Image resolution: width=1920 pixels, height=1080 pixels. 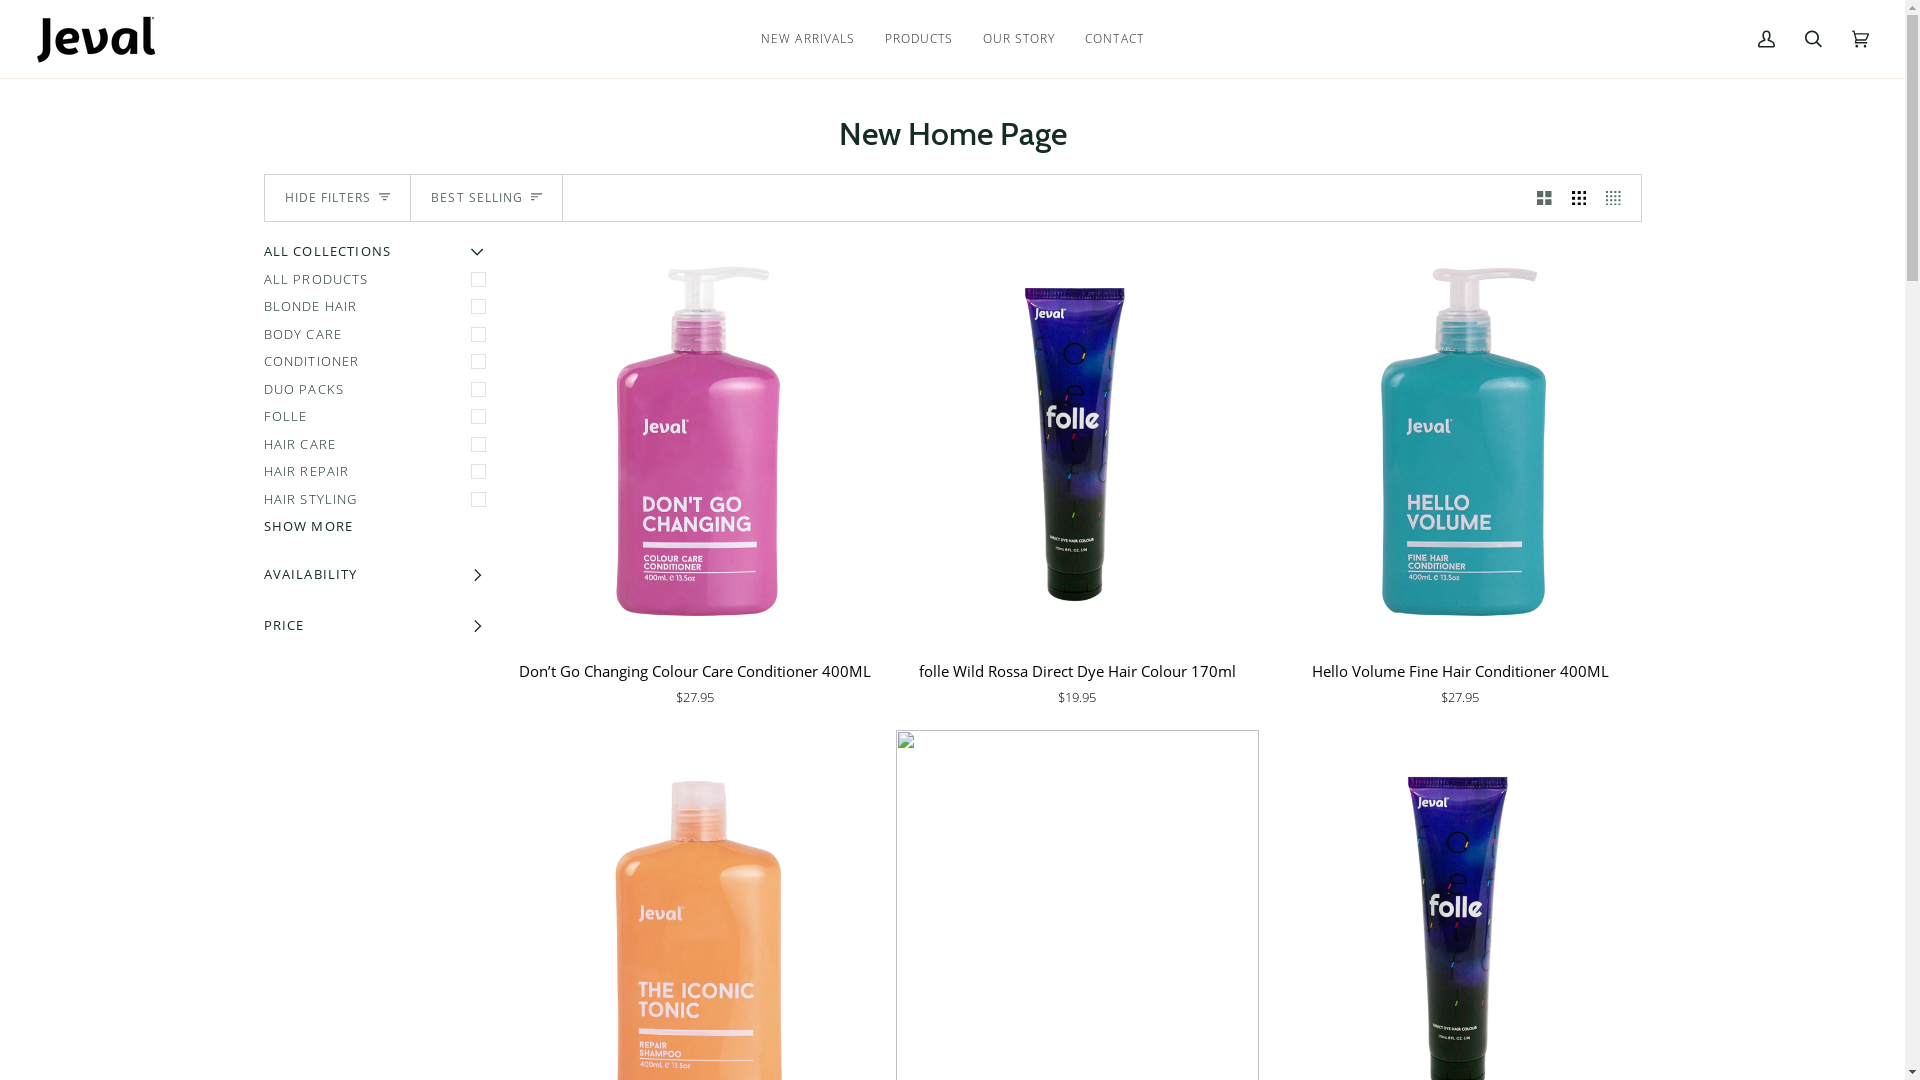 What do you see at coordinates (128, 18) in the screenshot?
I see `'Filter'` at bounding box center [128, 18].